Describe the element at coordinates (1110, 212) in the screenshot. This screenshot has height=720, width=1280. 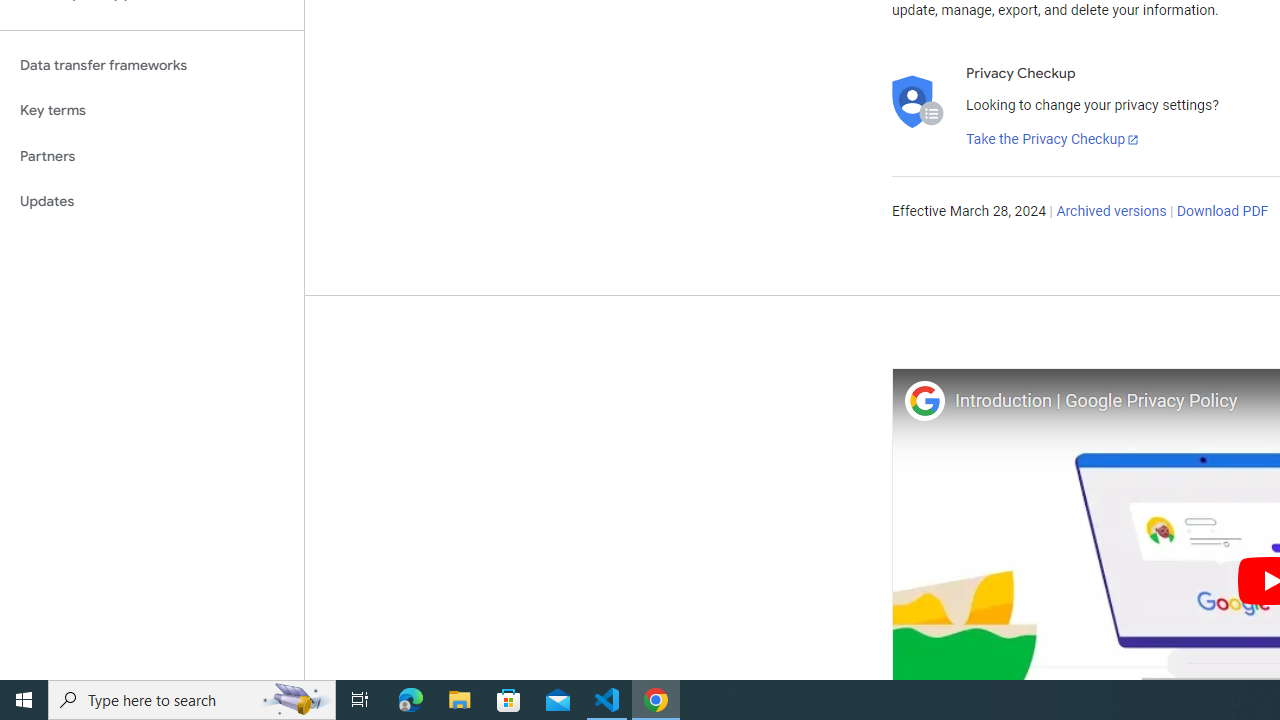
I see `'Archived versions'` at that location.